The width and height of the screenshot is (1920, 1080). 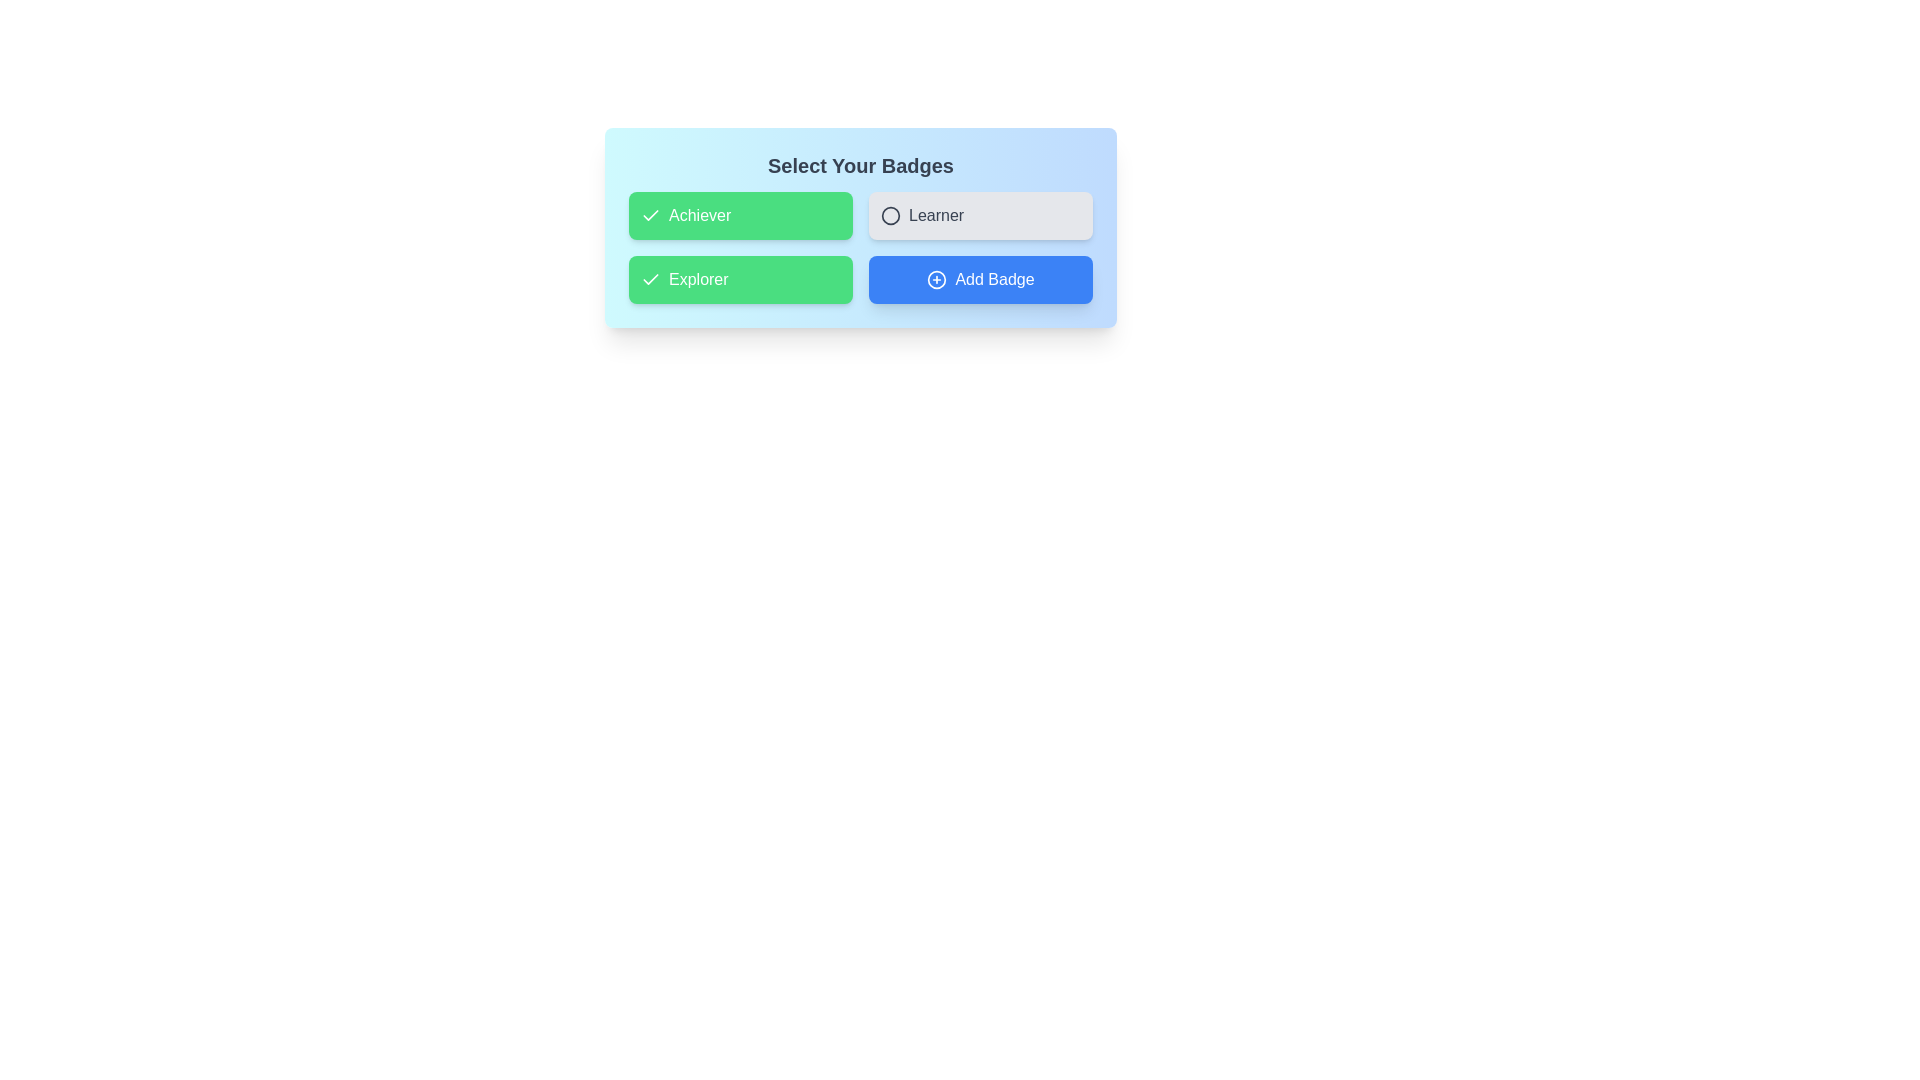 I want to click on the badge Learner to observe its animation effect, so click(x=980, y=216).